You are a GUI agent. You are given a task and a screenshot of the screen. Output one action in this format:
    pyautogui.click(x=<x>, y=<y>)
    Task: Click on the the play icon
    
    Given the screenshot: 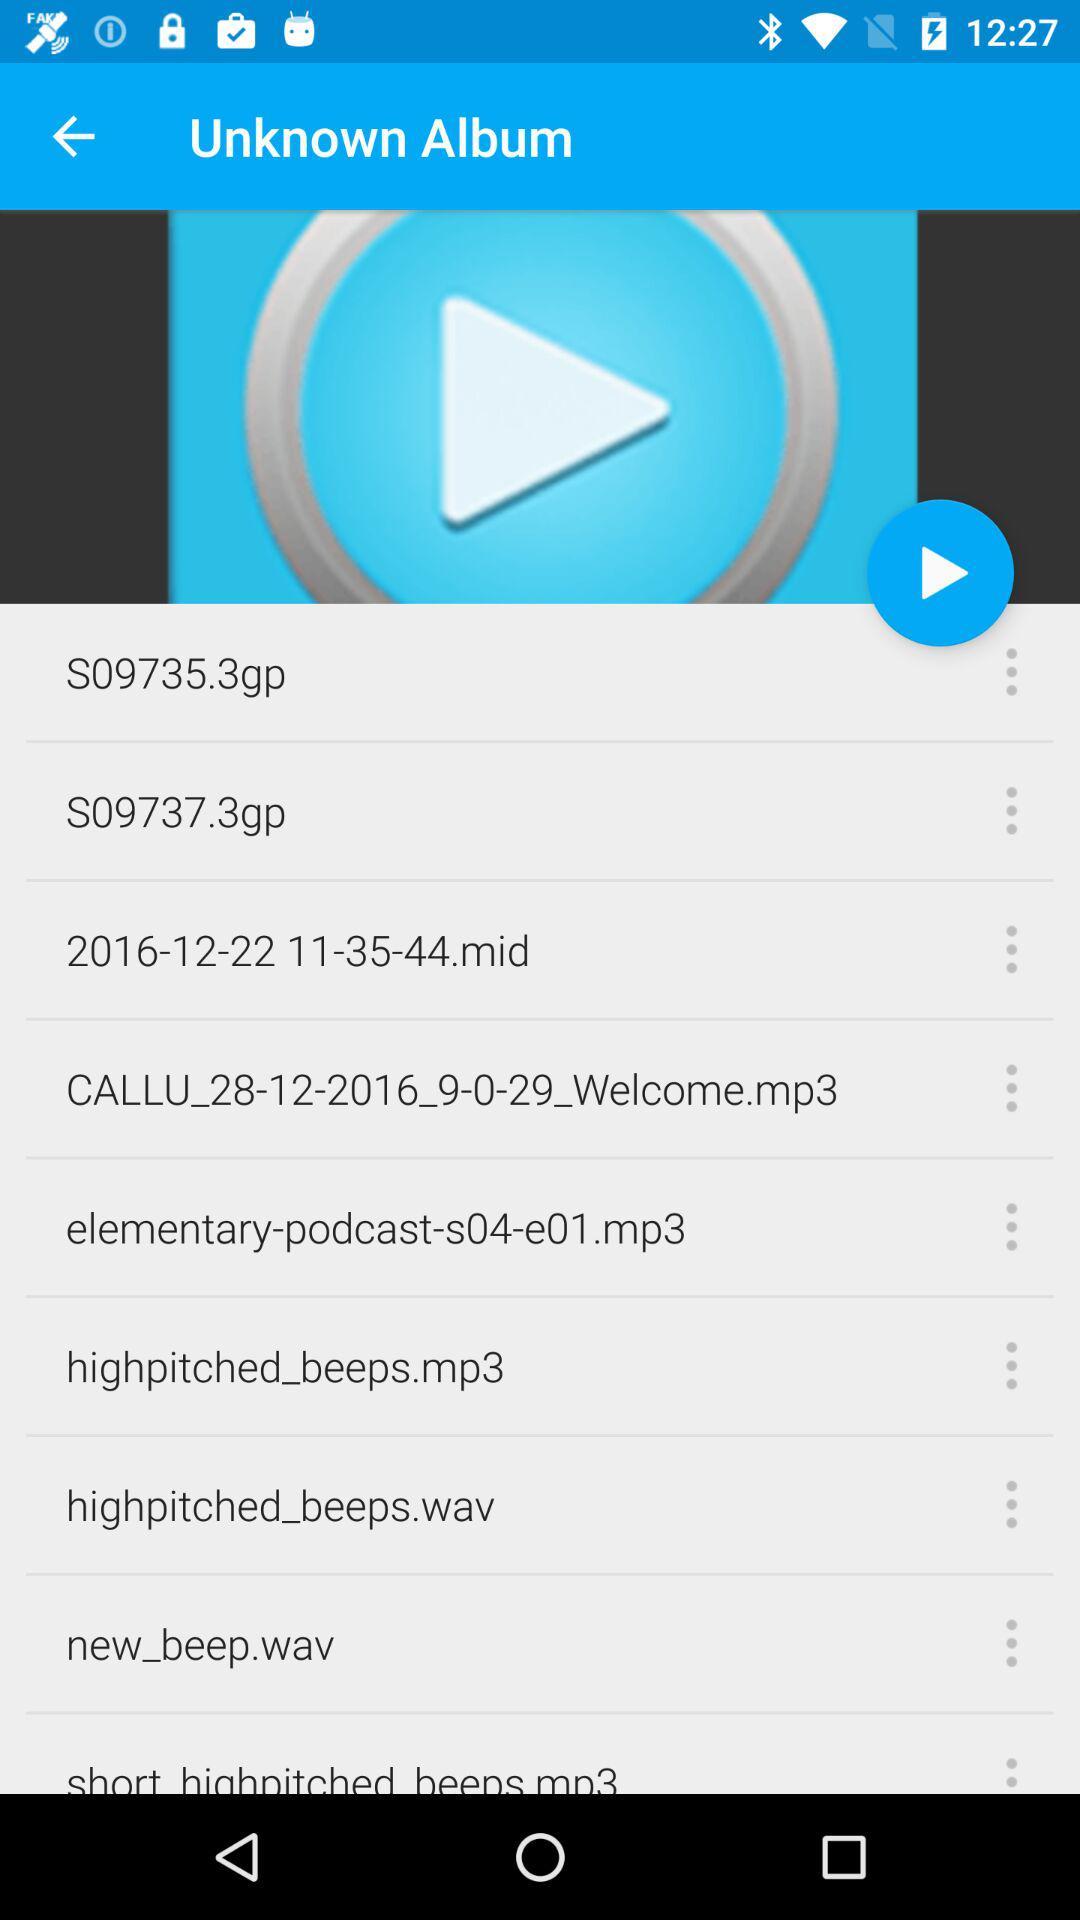 What is the action you would take?
    pyautogui.click(x=940, y=571)
    